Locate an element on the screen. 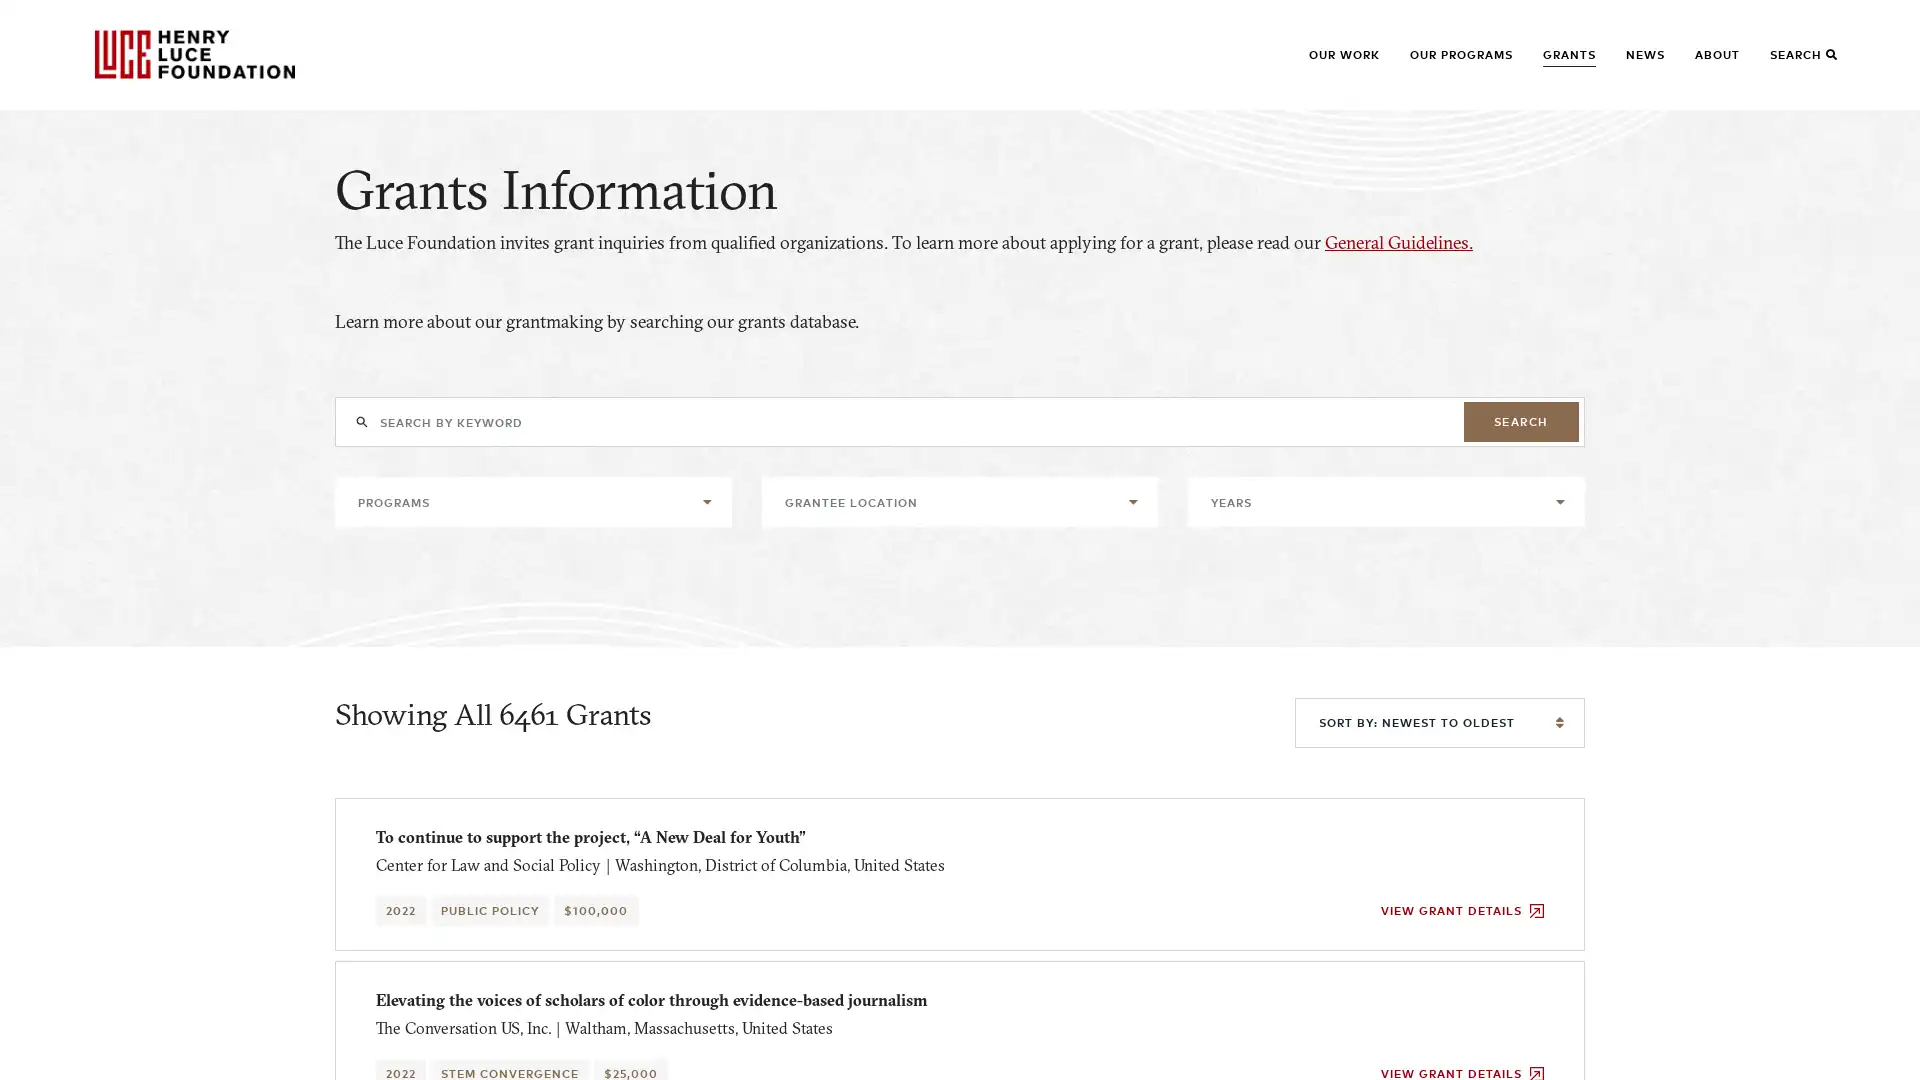 Image resolution: width=1920 pixels, height=1080 pixels. YEARS is located at coordinates (1385, 500).